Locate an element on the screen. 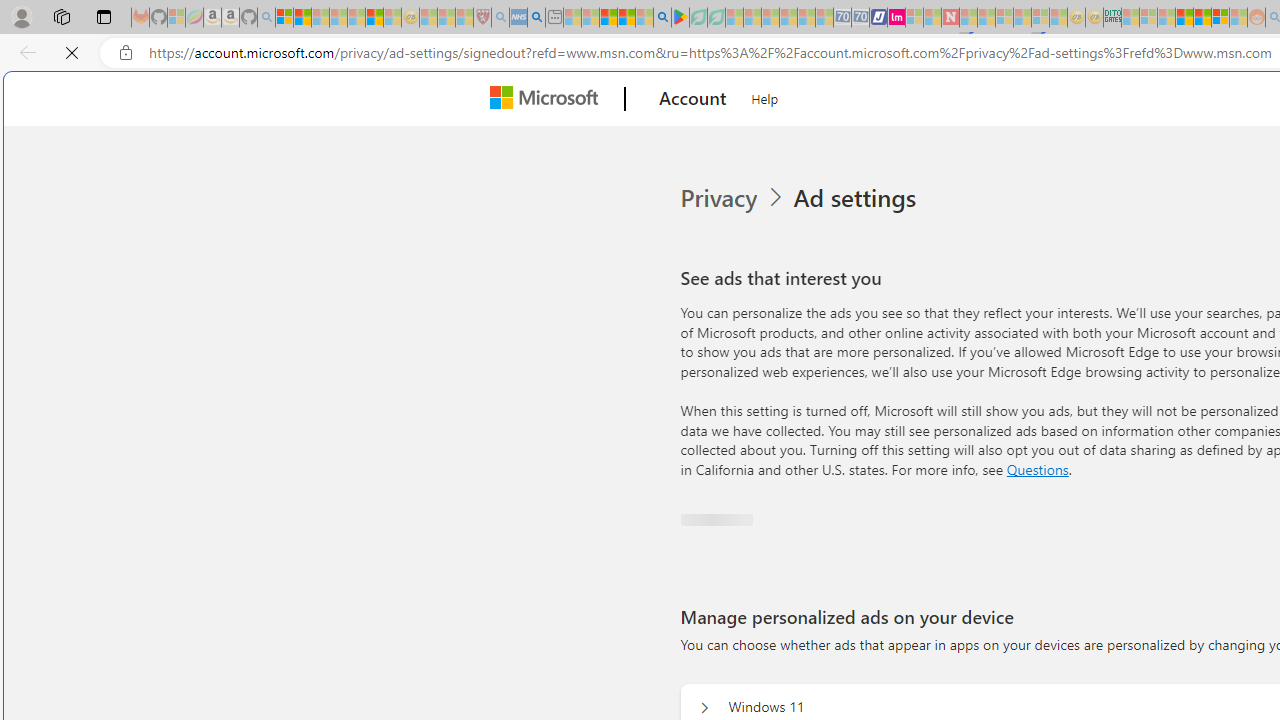  'google - Search' is located at coordinates (662, 17).